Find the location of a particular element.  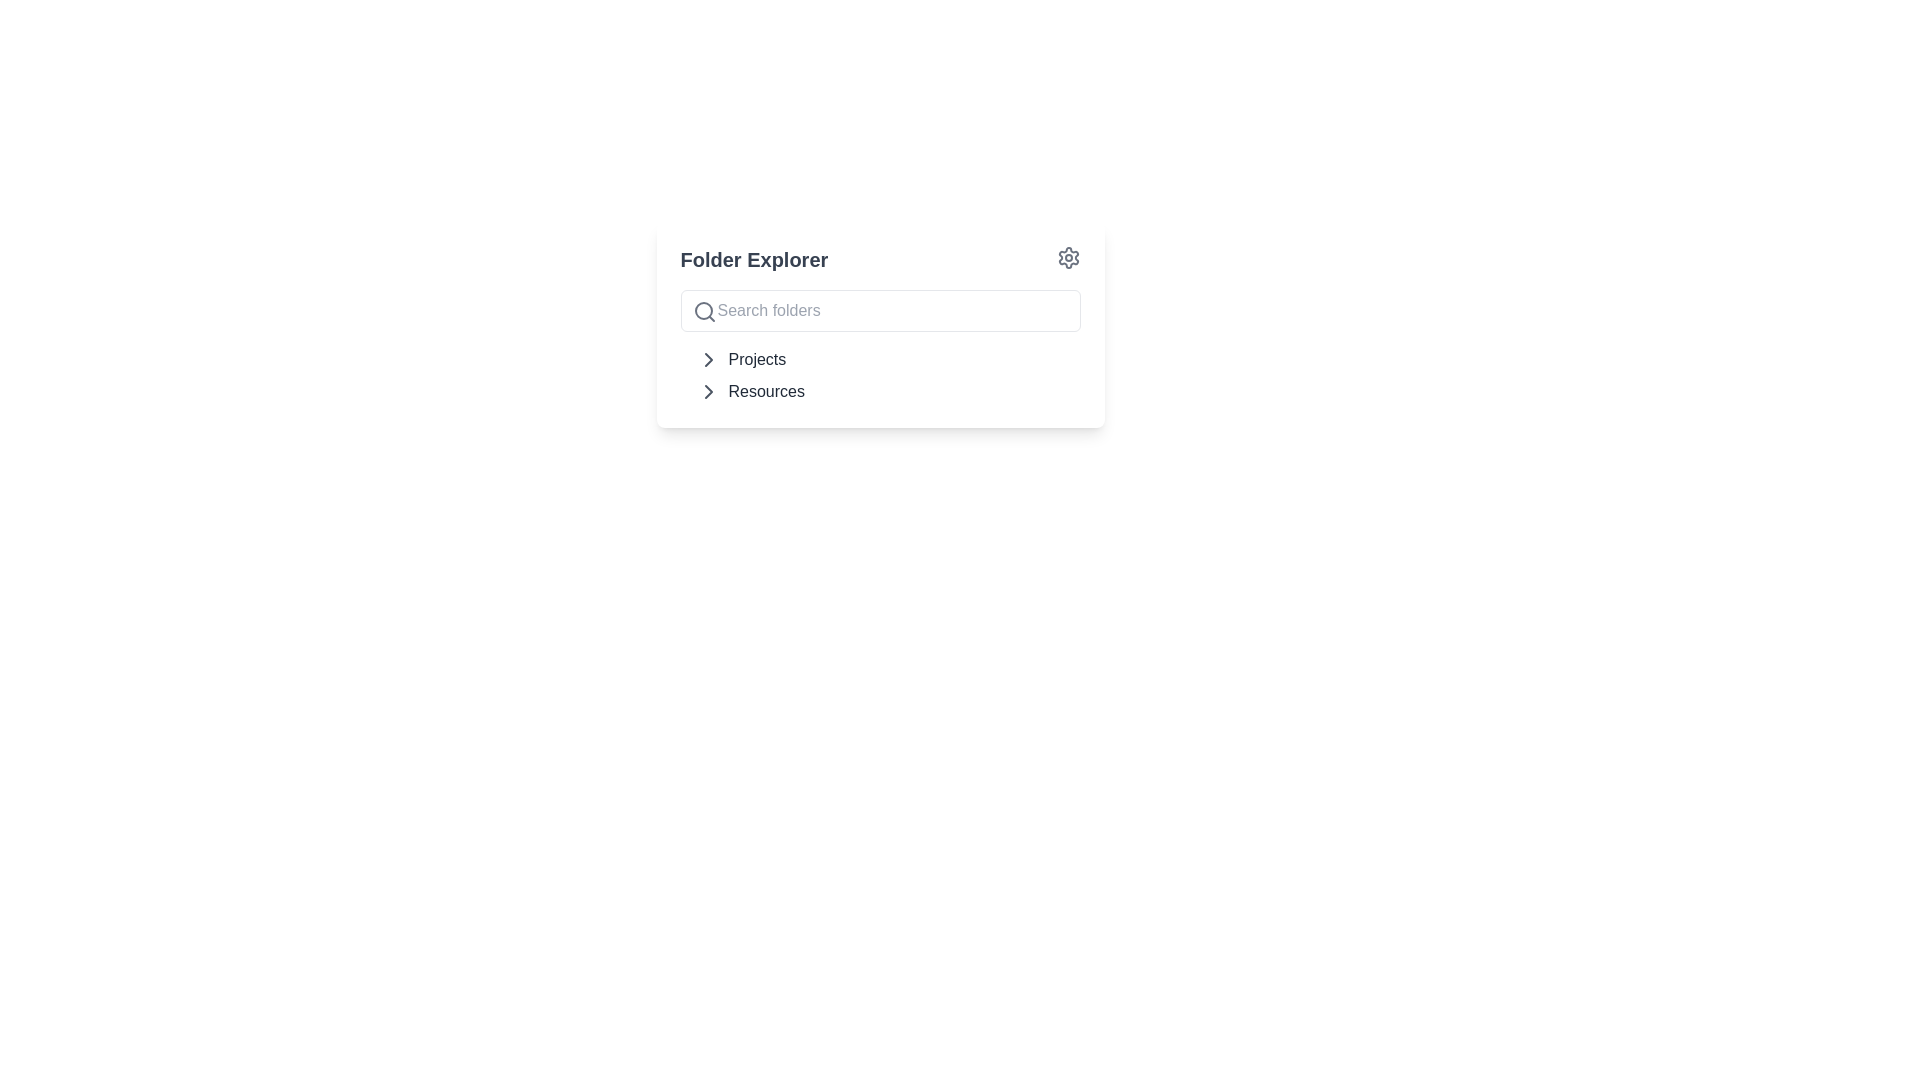

the search icon located inside the 'Search folders' input field of the 'Folder Explorer' component, which serves as a visual indicator for the search functionality is located at coordinates (704, 312).